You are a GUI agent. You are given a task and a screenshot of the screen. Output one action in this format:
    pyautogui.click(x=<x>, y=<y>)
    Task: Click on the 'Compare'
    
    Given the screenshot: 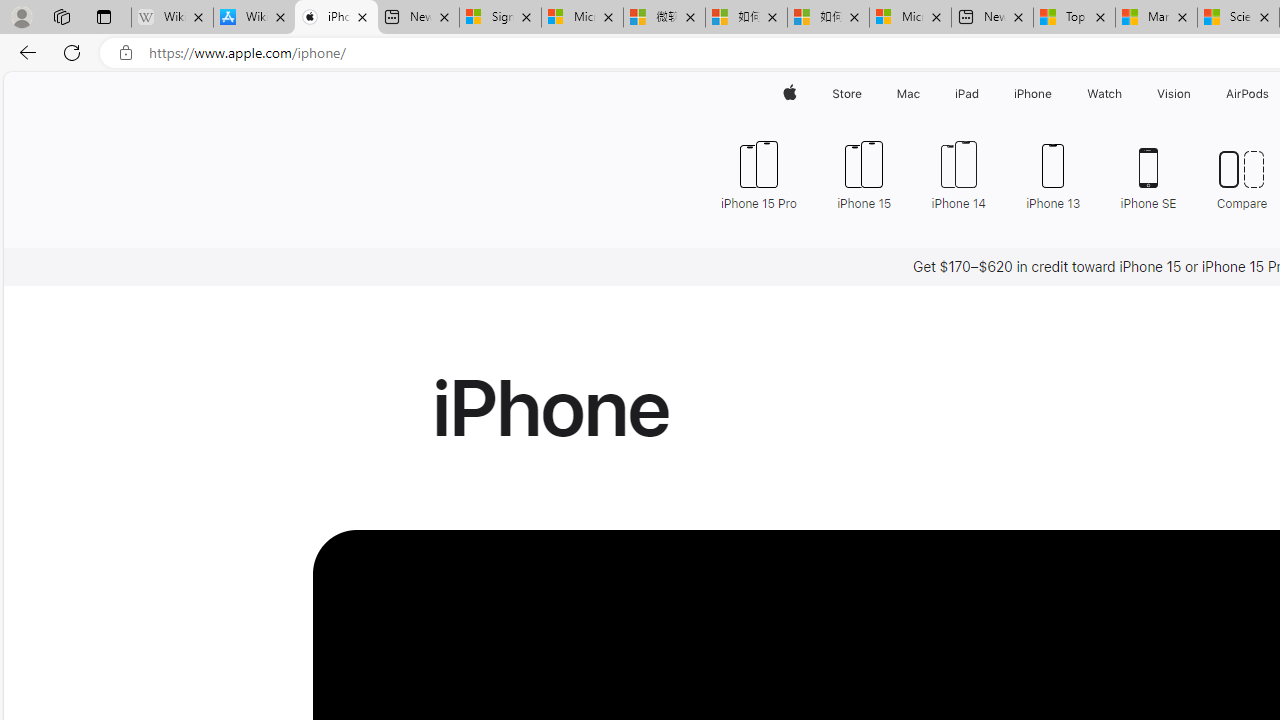 What is the action you would take?
    pyautogui.click(x=1241, y=172)
    